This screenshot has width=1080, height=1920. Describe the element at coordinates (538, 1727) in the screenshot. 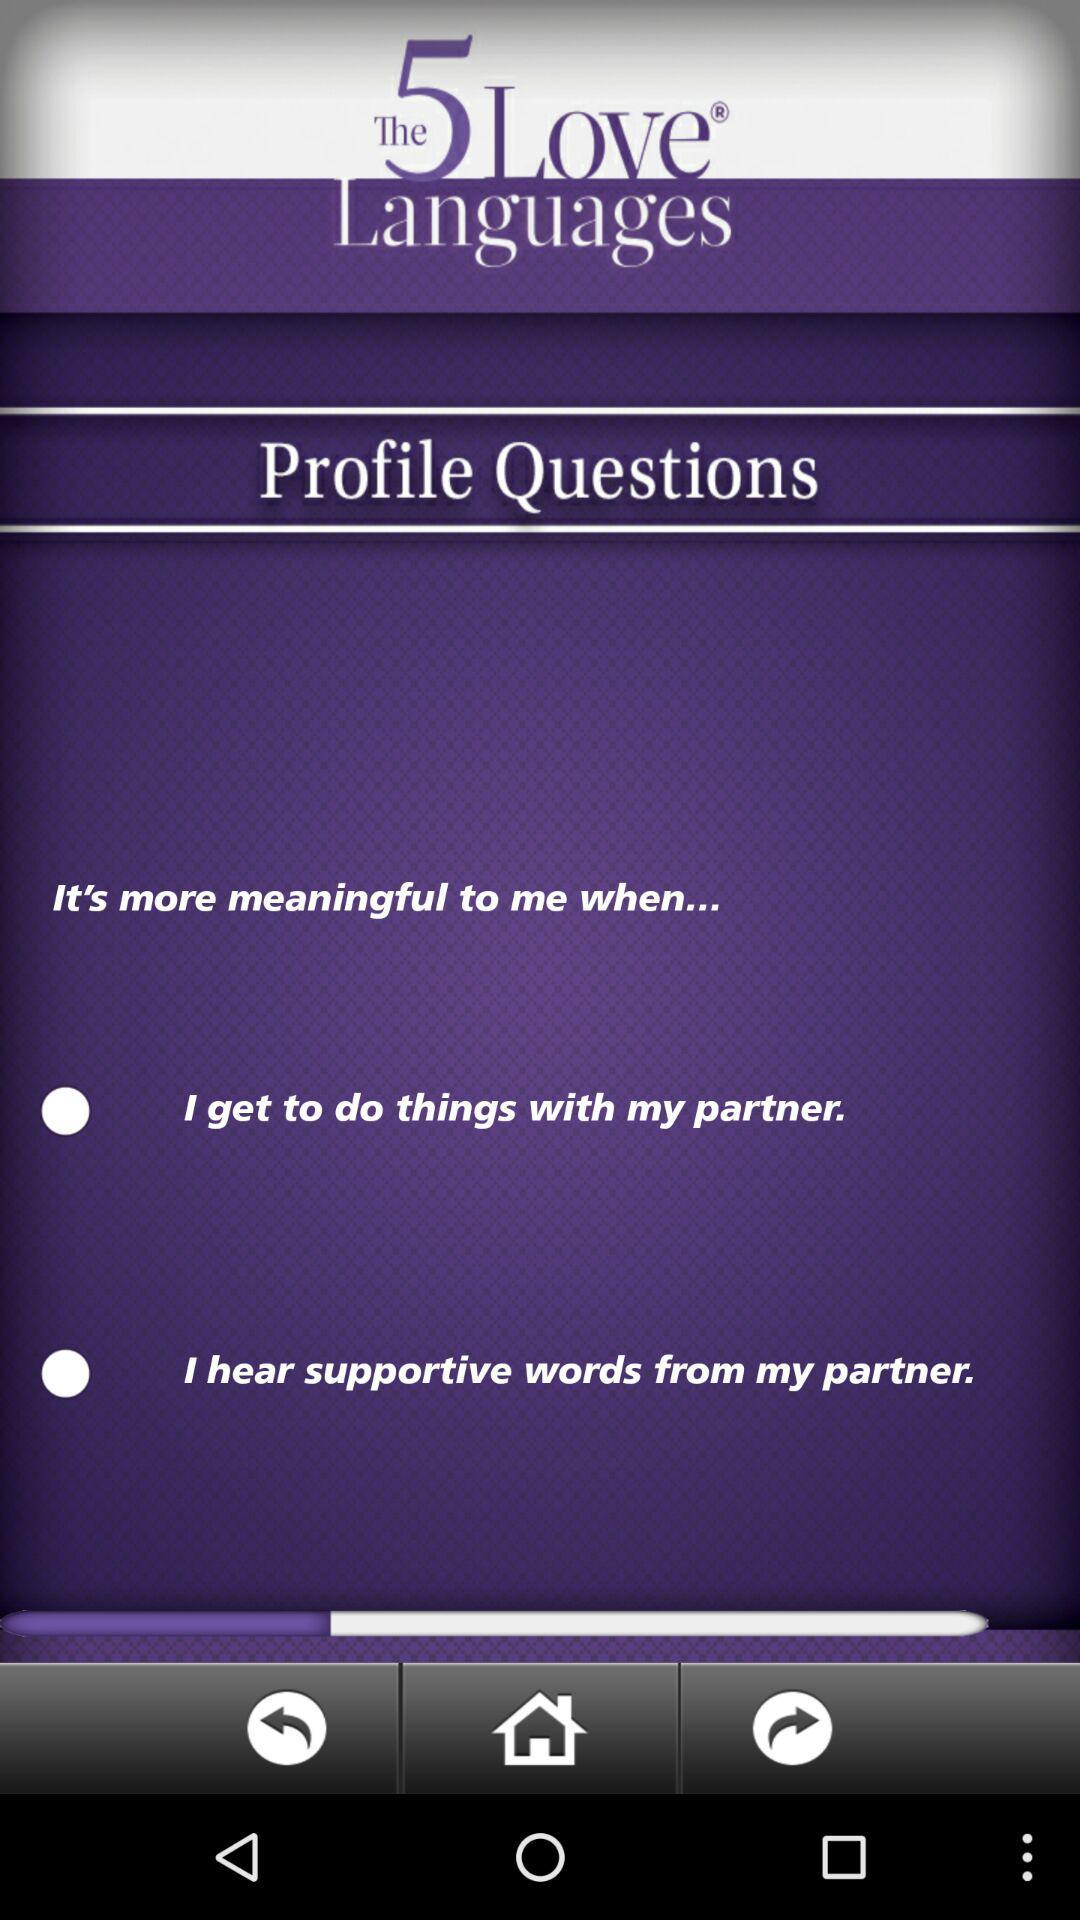

I see `advertisement` at that location.